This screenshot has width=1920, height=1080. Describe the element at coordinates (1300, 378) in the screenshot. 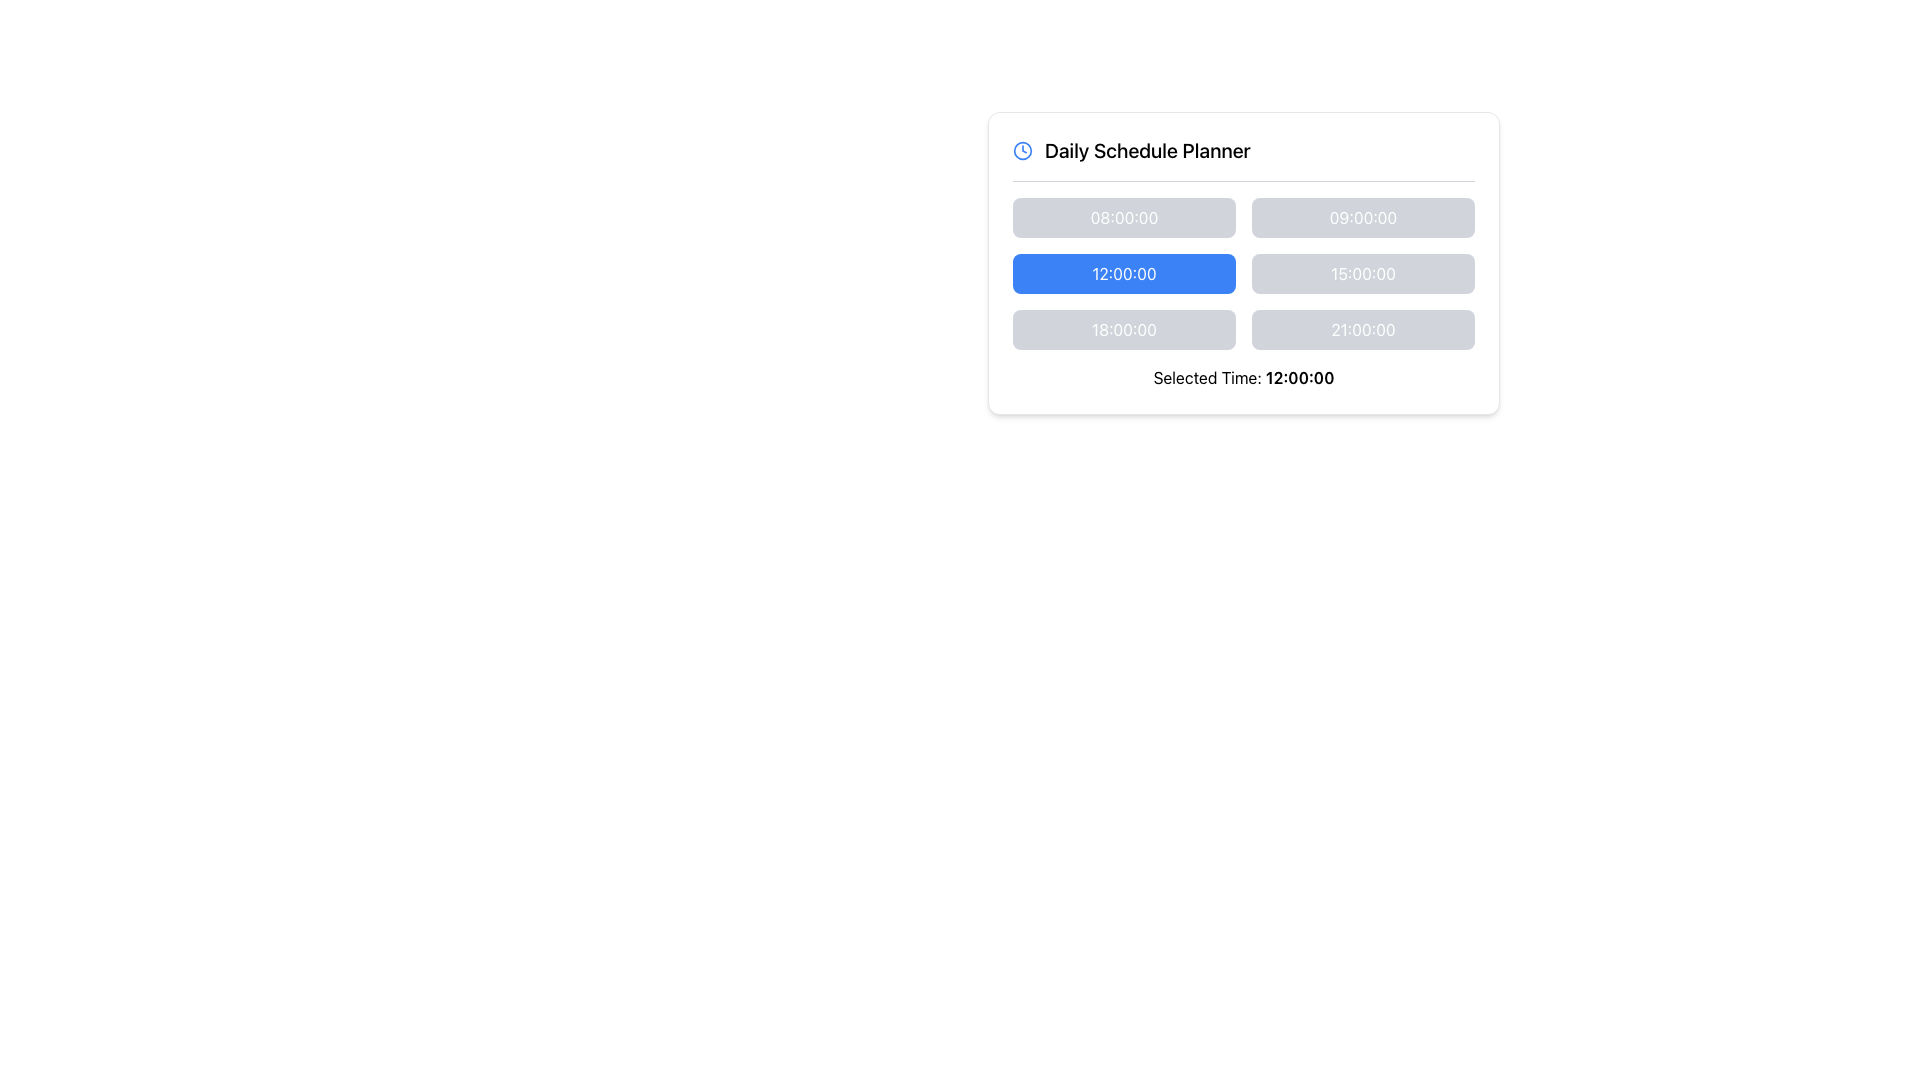

I see `text displayed in the 'Selected Time:' label, which shows the currently selected time from the schedule` at that location.